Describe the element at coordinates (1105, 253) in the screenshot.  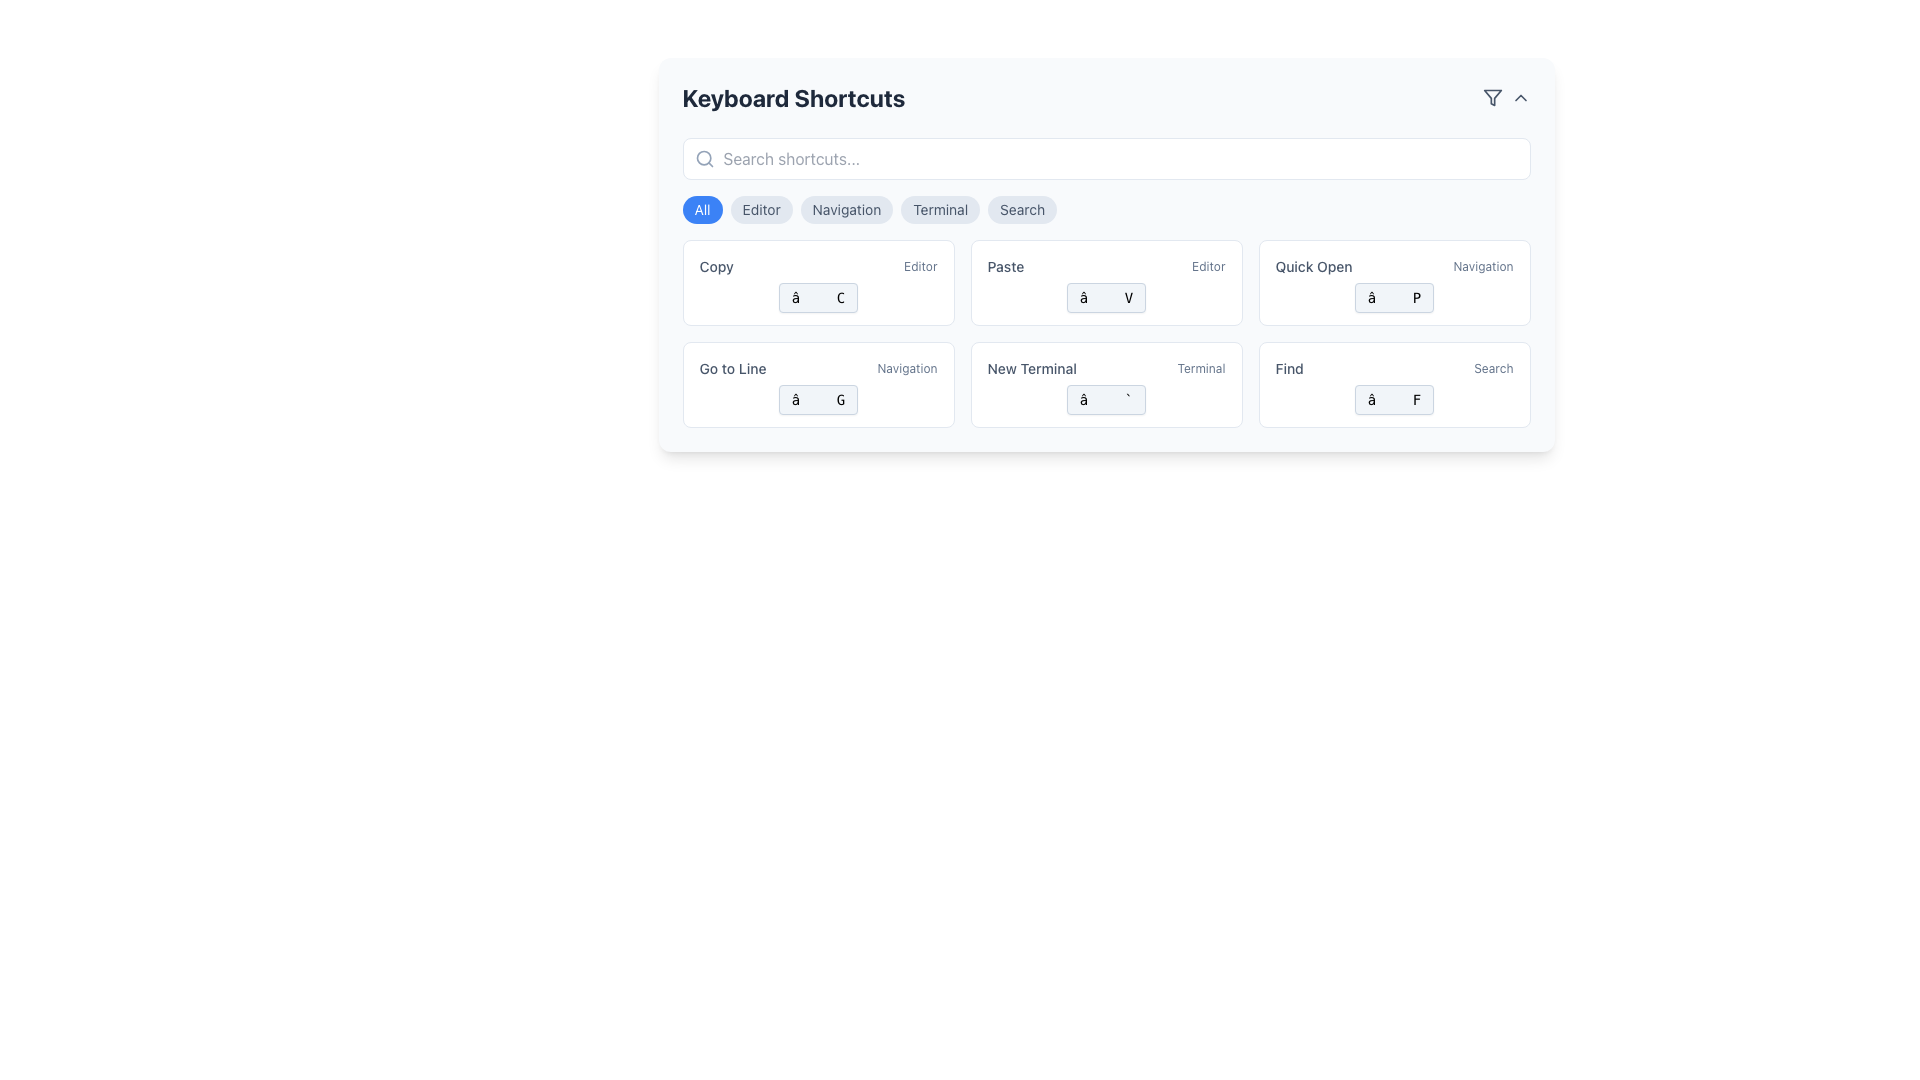
I see `the informational card displaying 'Paste' and 'Editor' with the button labeled '⌘ V', located in the second column of the first row of a card grid` at that location.